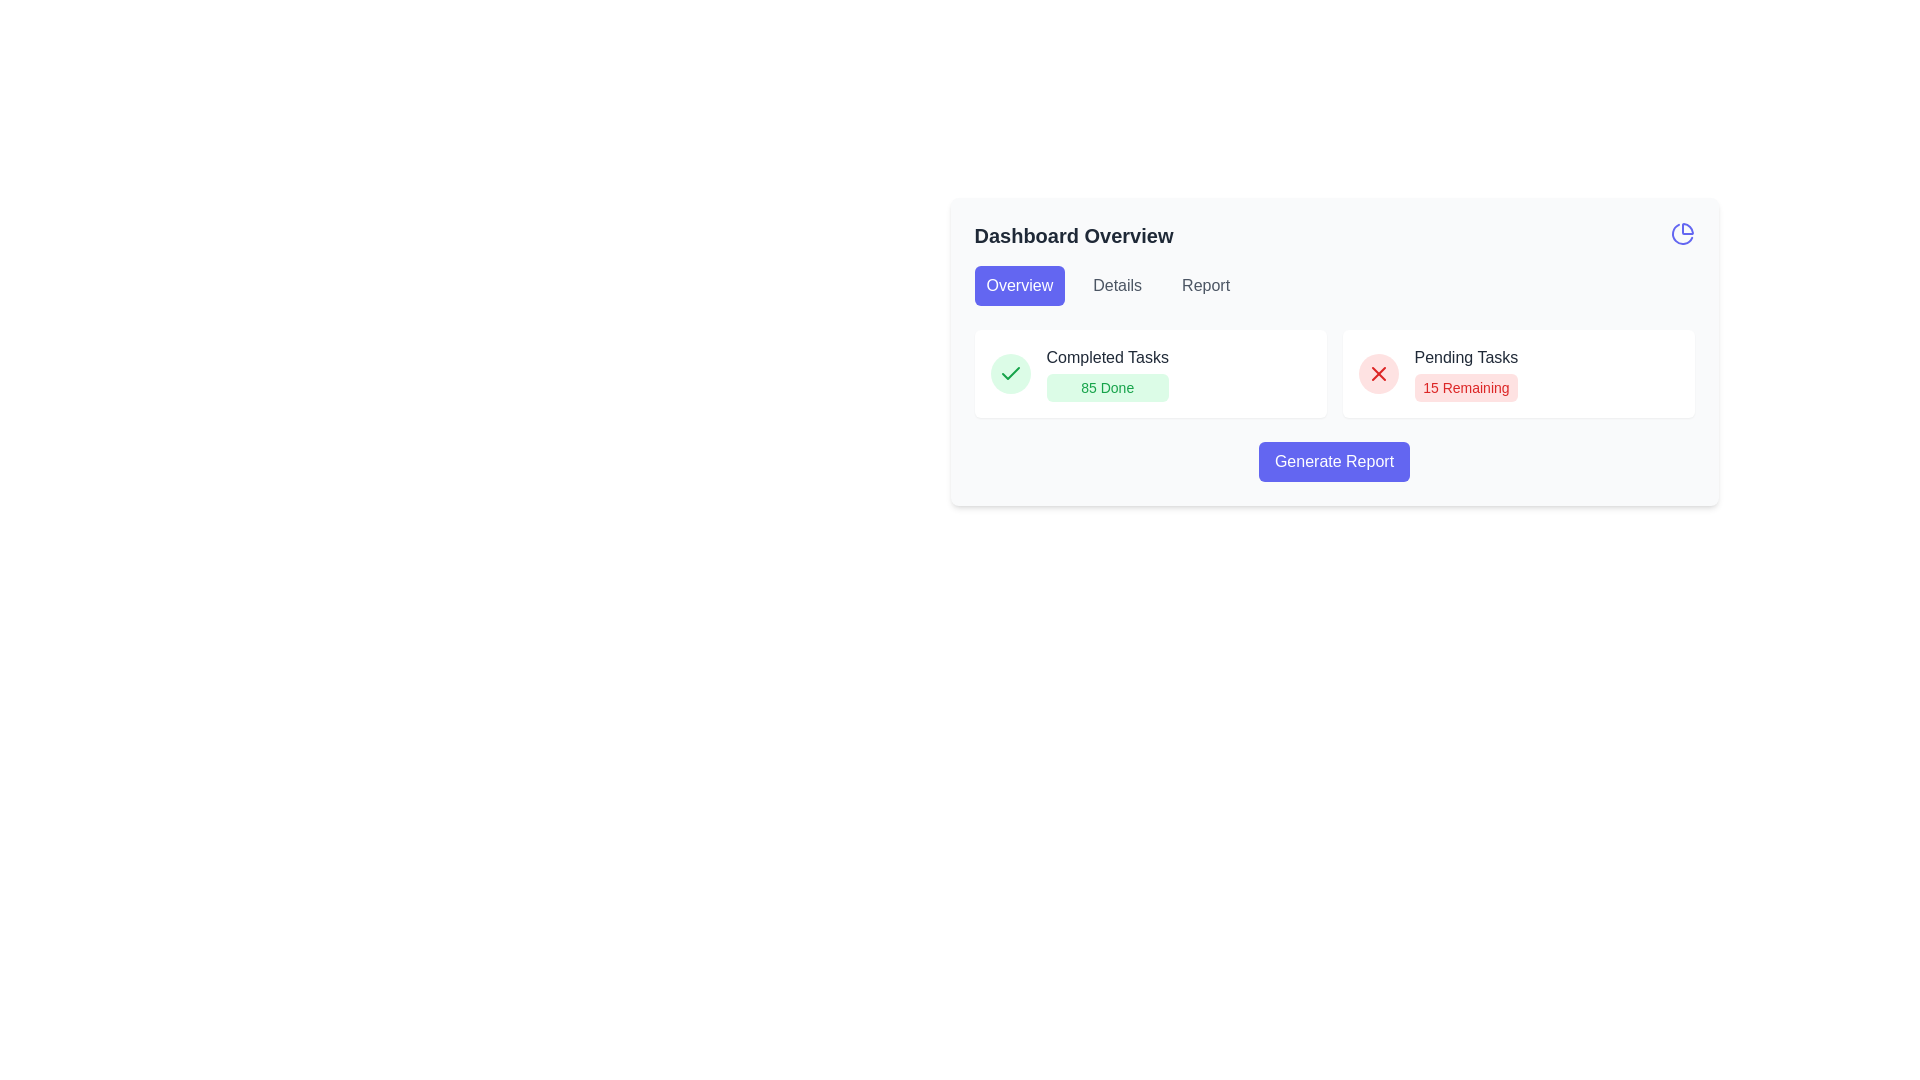  What do you see at coordinates (1019, 285) in the screenshot?
I see `the blue rectangular button with rounded corners labeled 'Overview'` at bounding box center [1019, 285].